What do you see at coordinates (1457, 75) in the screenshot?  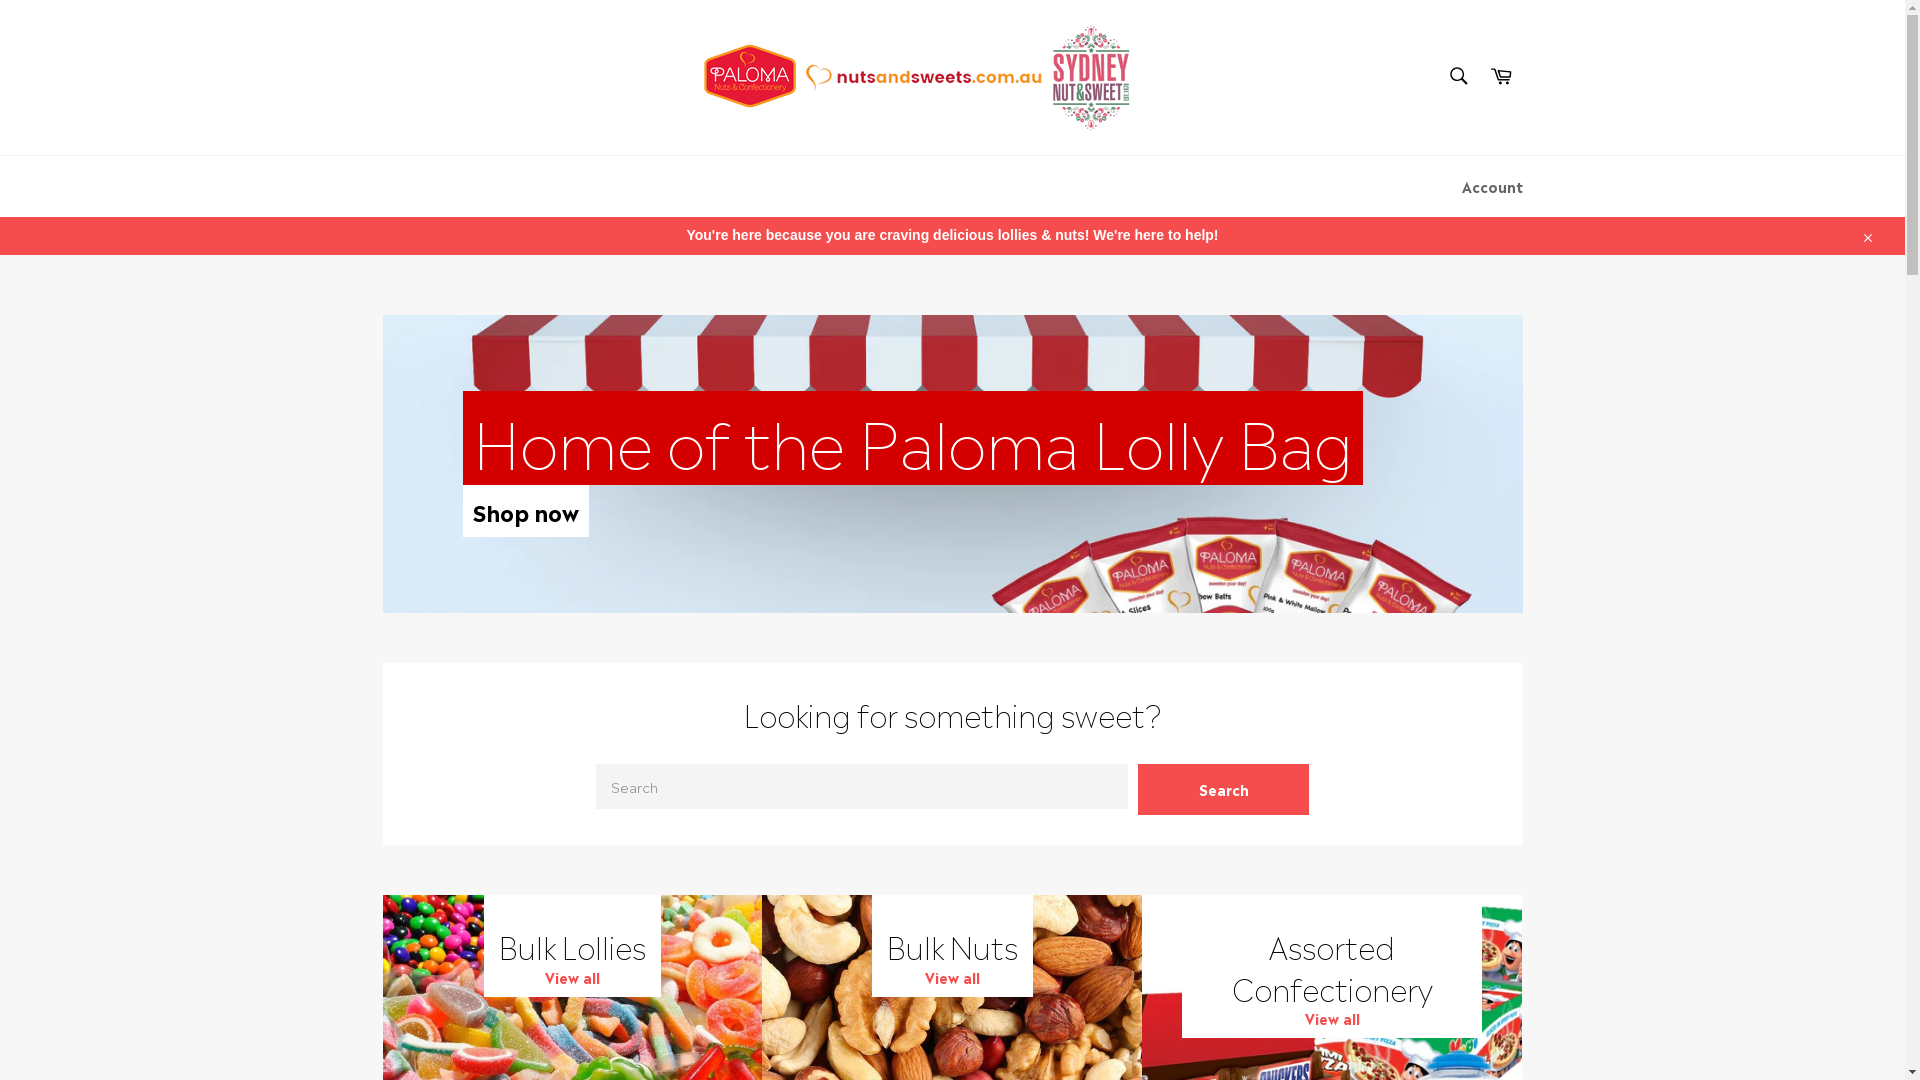 I see `'Search'` at bounding box center [1457, 75].